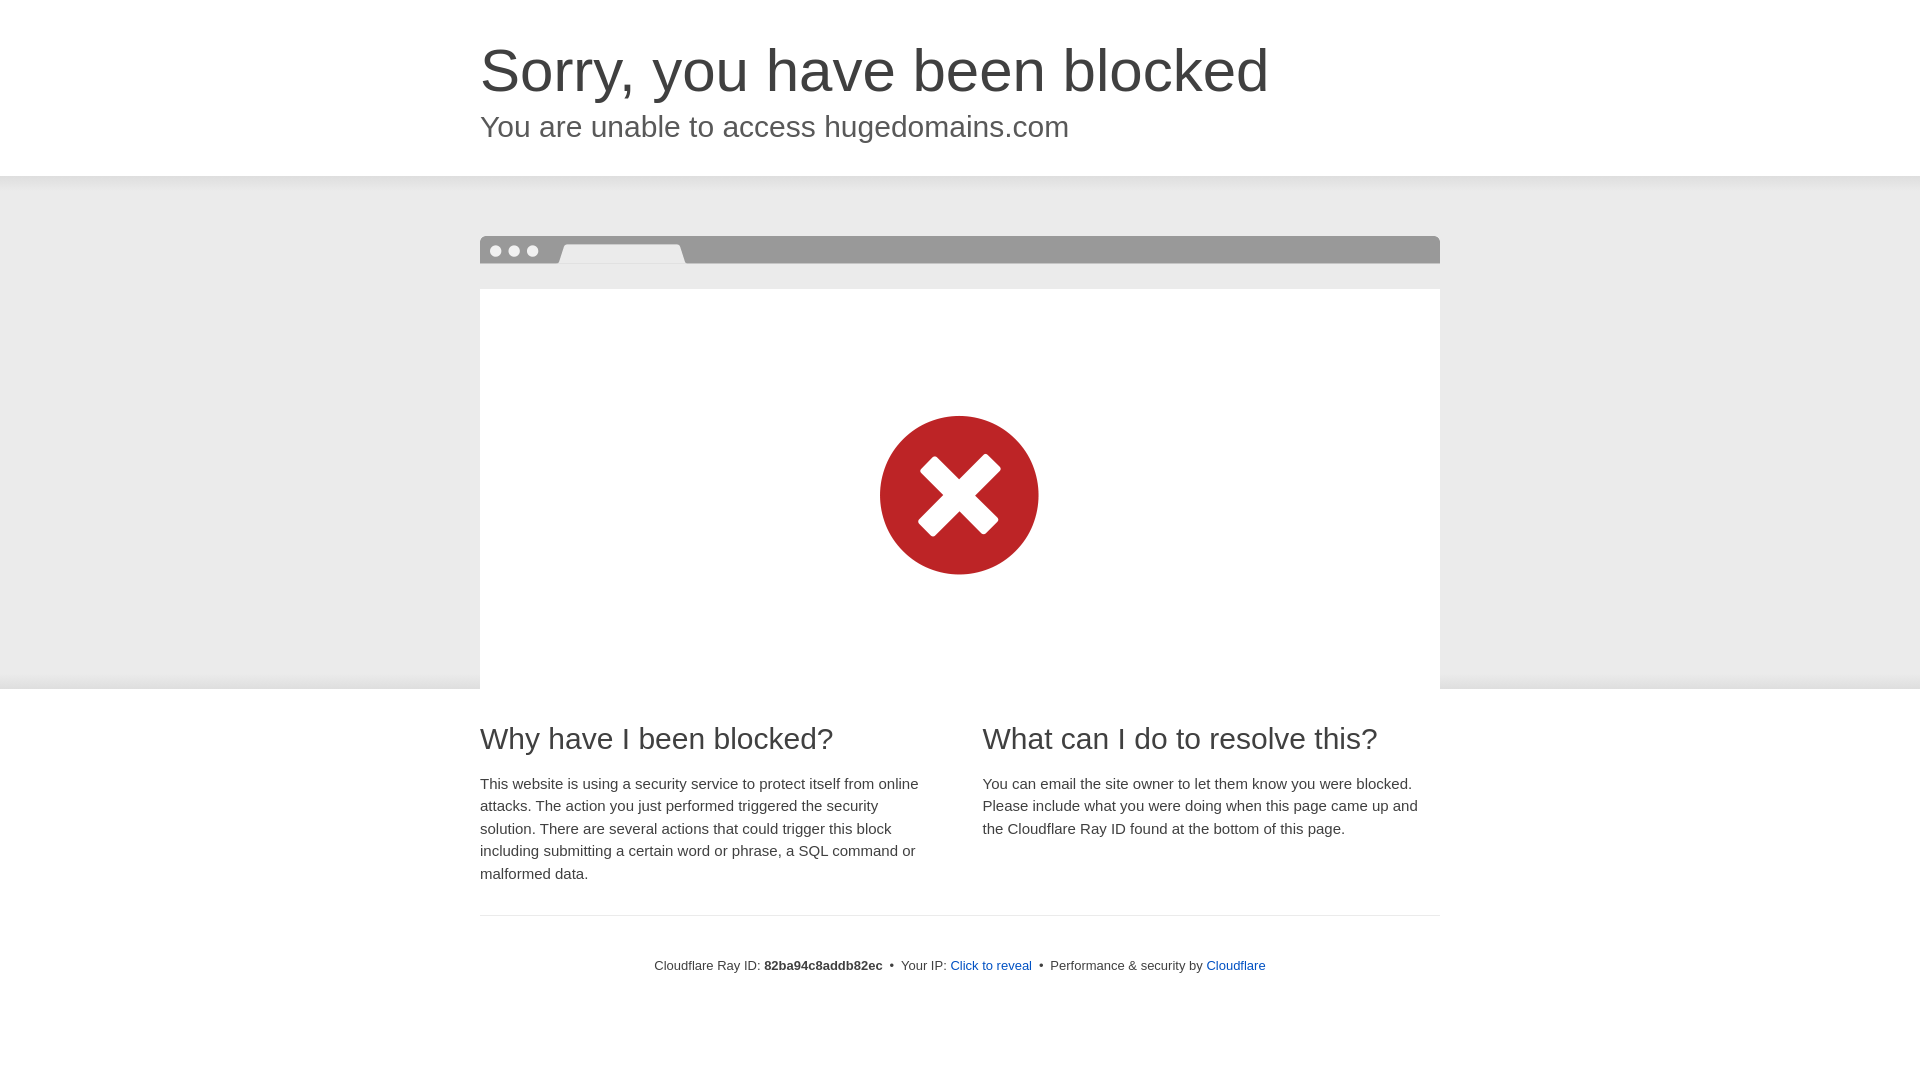  Describe the element at coordinates (1234, 964) in the screenshot. I see `'Cloudflare'` at that location.